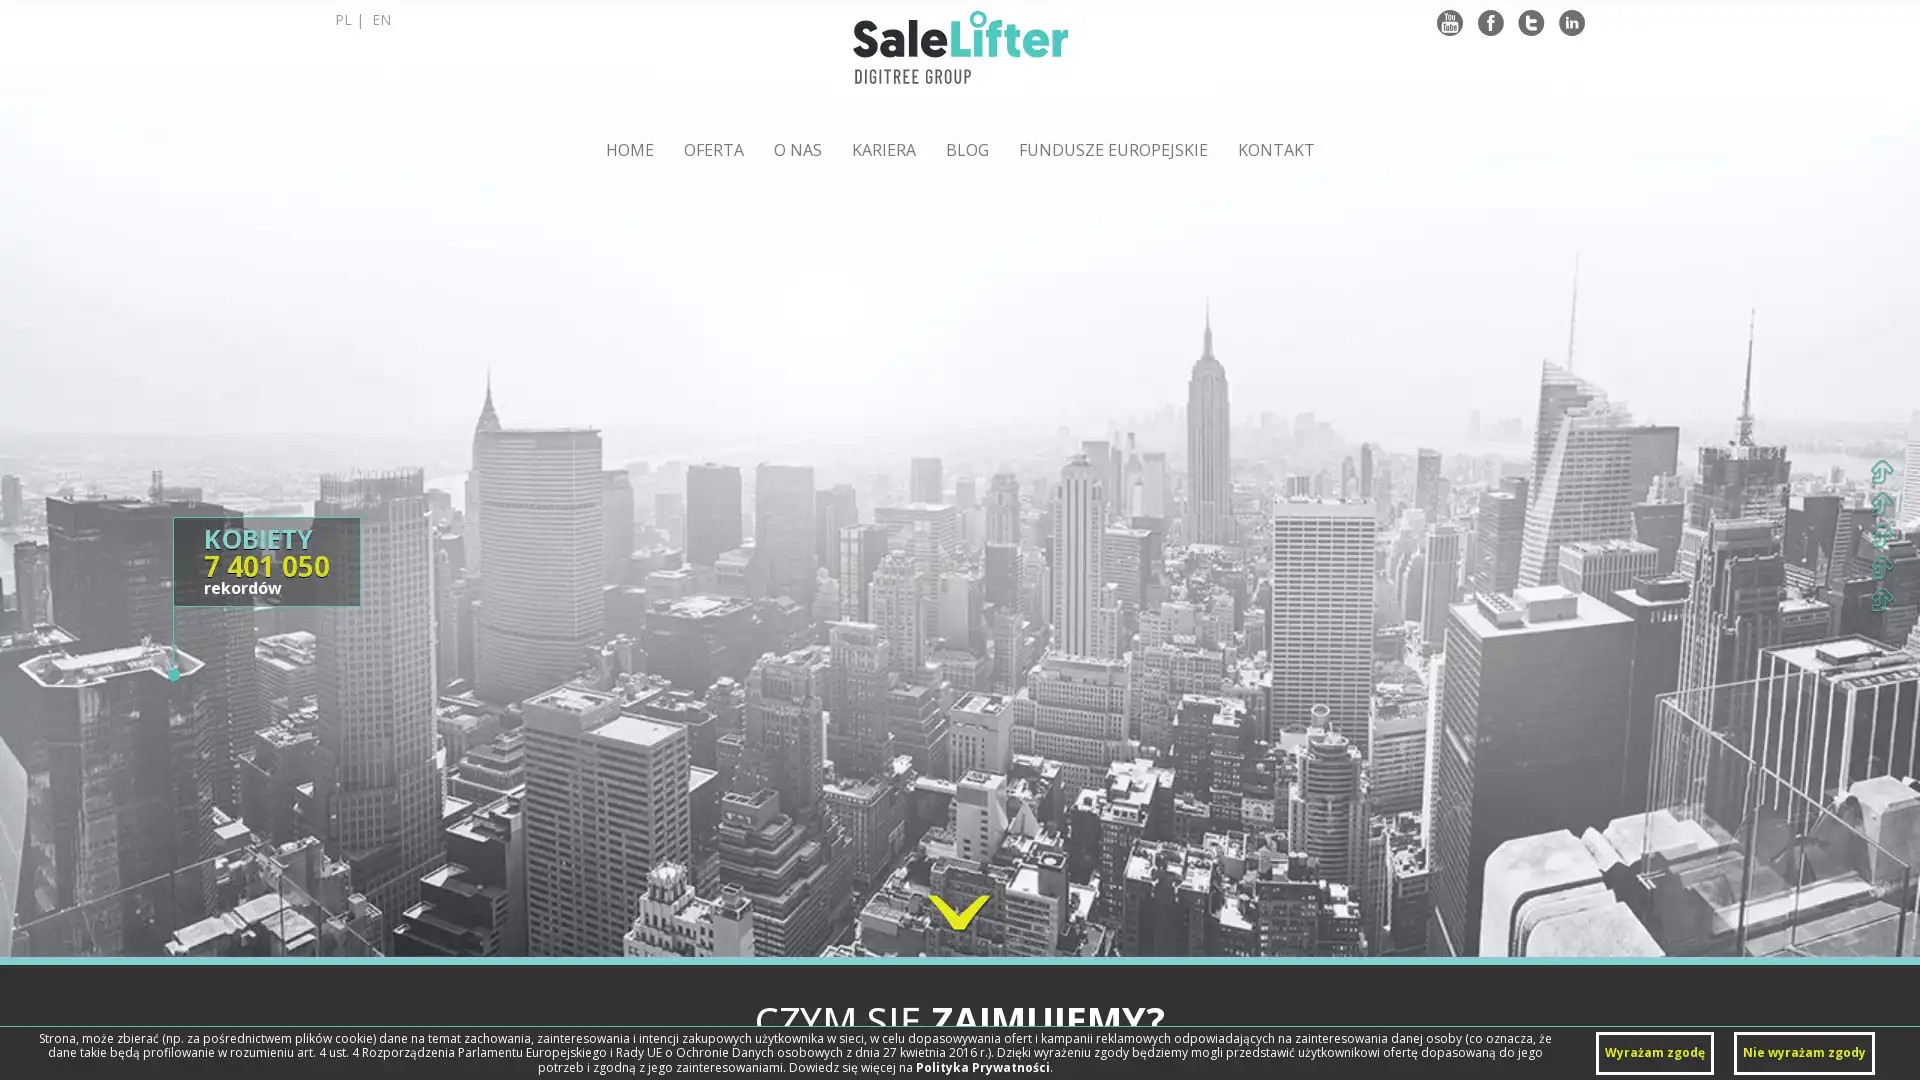 This screenshot has height=1080, width=1920. What do you see at coordinates (1655, 1052) in the screenshot?
I see `Wyrazam zgode` at bounding box center [1655, 1052].